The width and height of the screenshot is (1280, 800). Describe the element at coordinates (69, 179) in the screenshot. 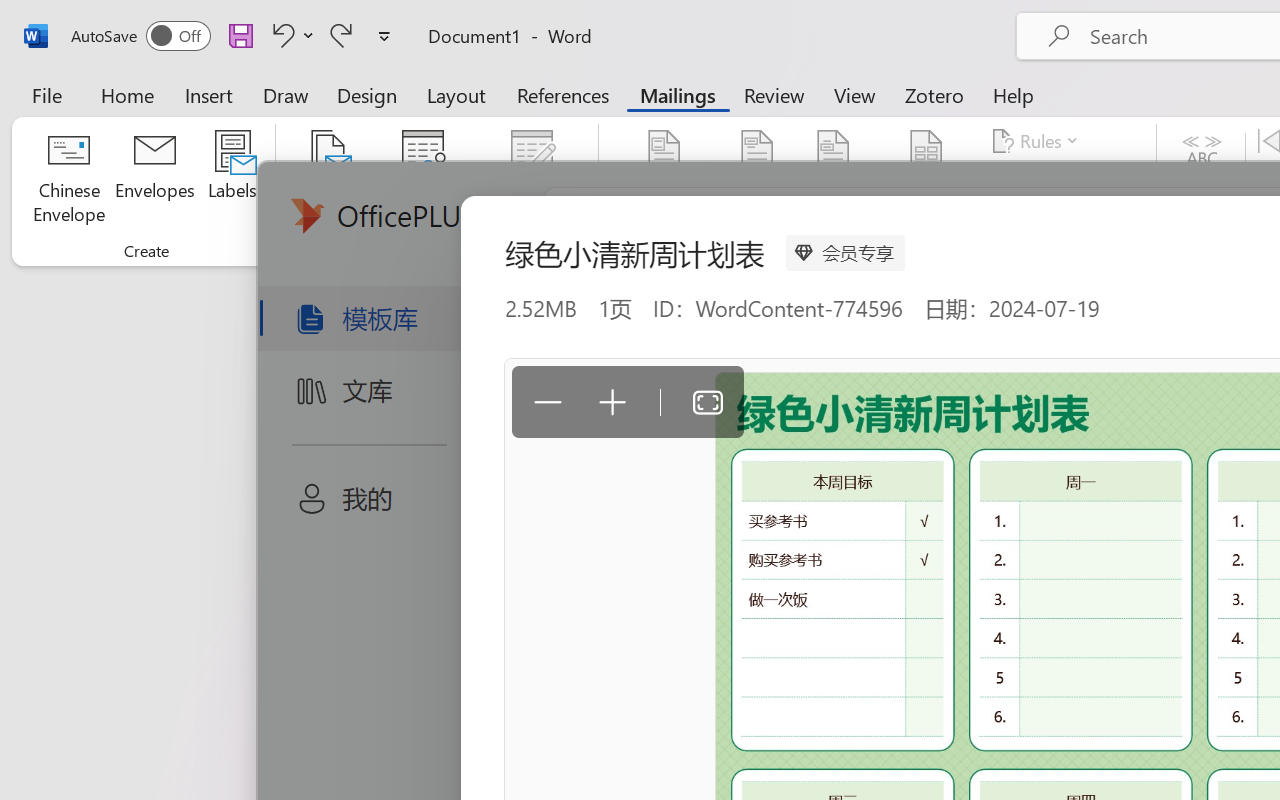

I see `'Chinese Envelope...'` at that location.